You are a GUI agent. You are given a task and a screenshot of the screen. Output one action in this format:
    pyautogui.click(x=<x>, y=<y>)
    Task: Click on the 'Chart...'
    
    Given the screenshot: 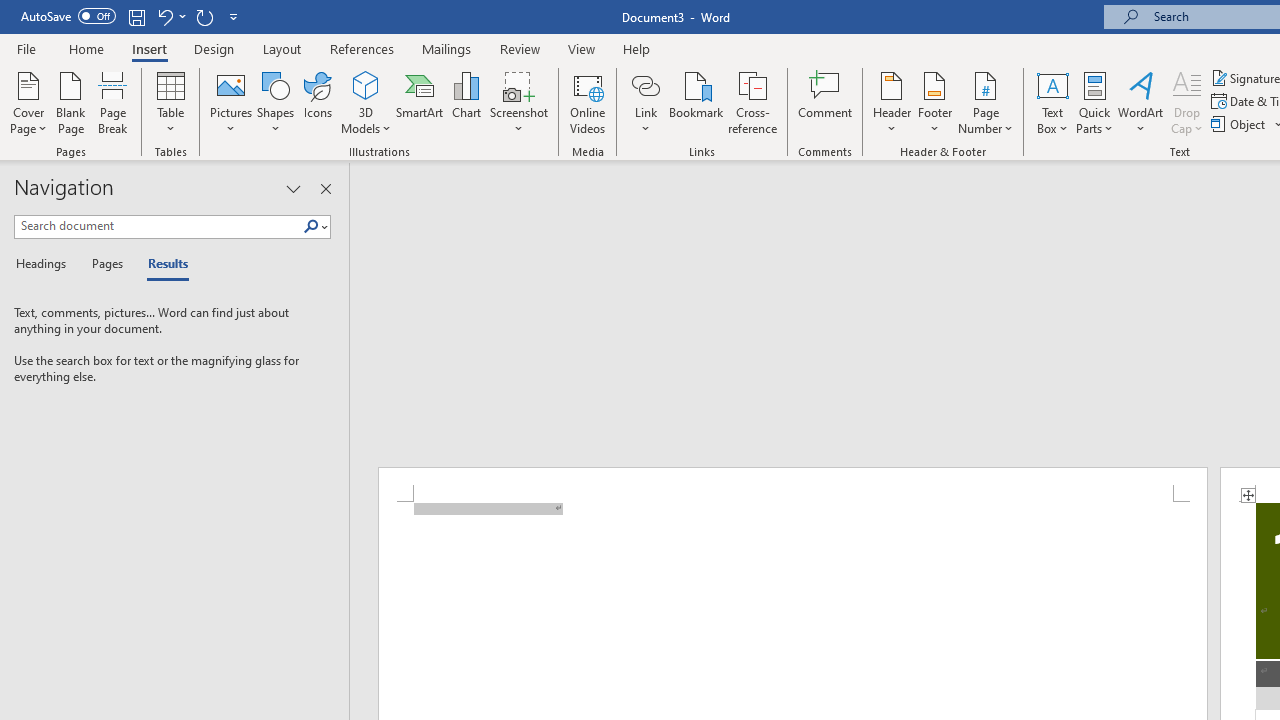 What is the action you would take?
    pyautogui.click(x=465, y=103)
    